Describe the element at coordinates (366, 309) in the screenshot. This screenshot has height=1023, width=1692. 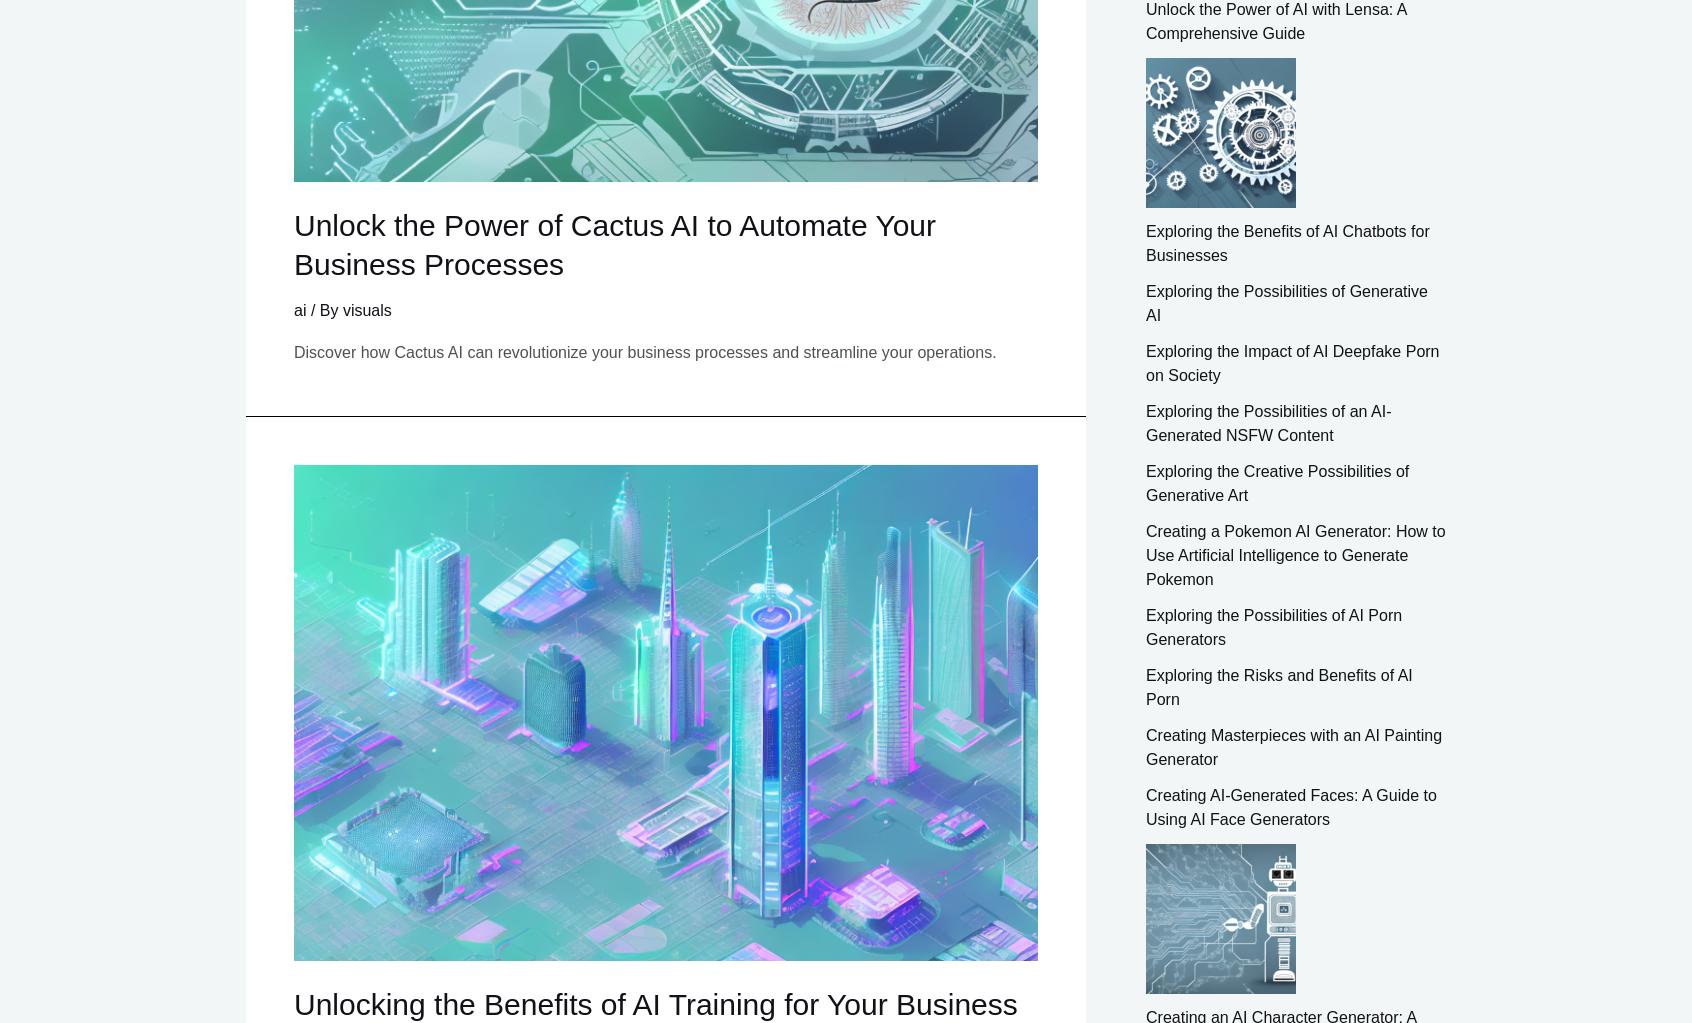
I see `'visuals'` at that location.